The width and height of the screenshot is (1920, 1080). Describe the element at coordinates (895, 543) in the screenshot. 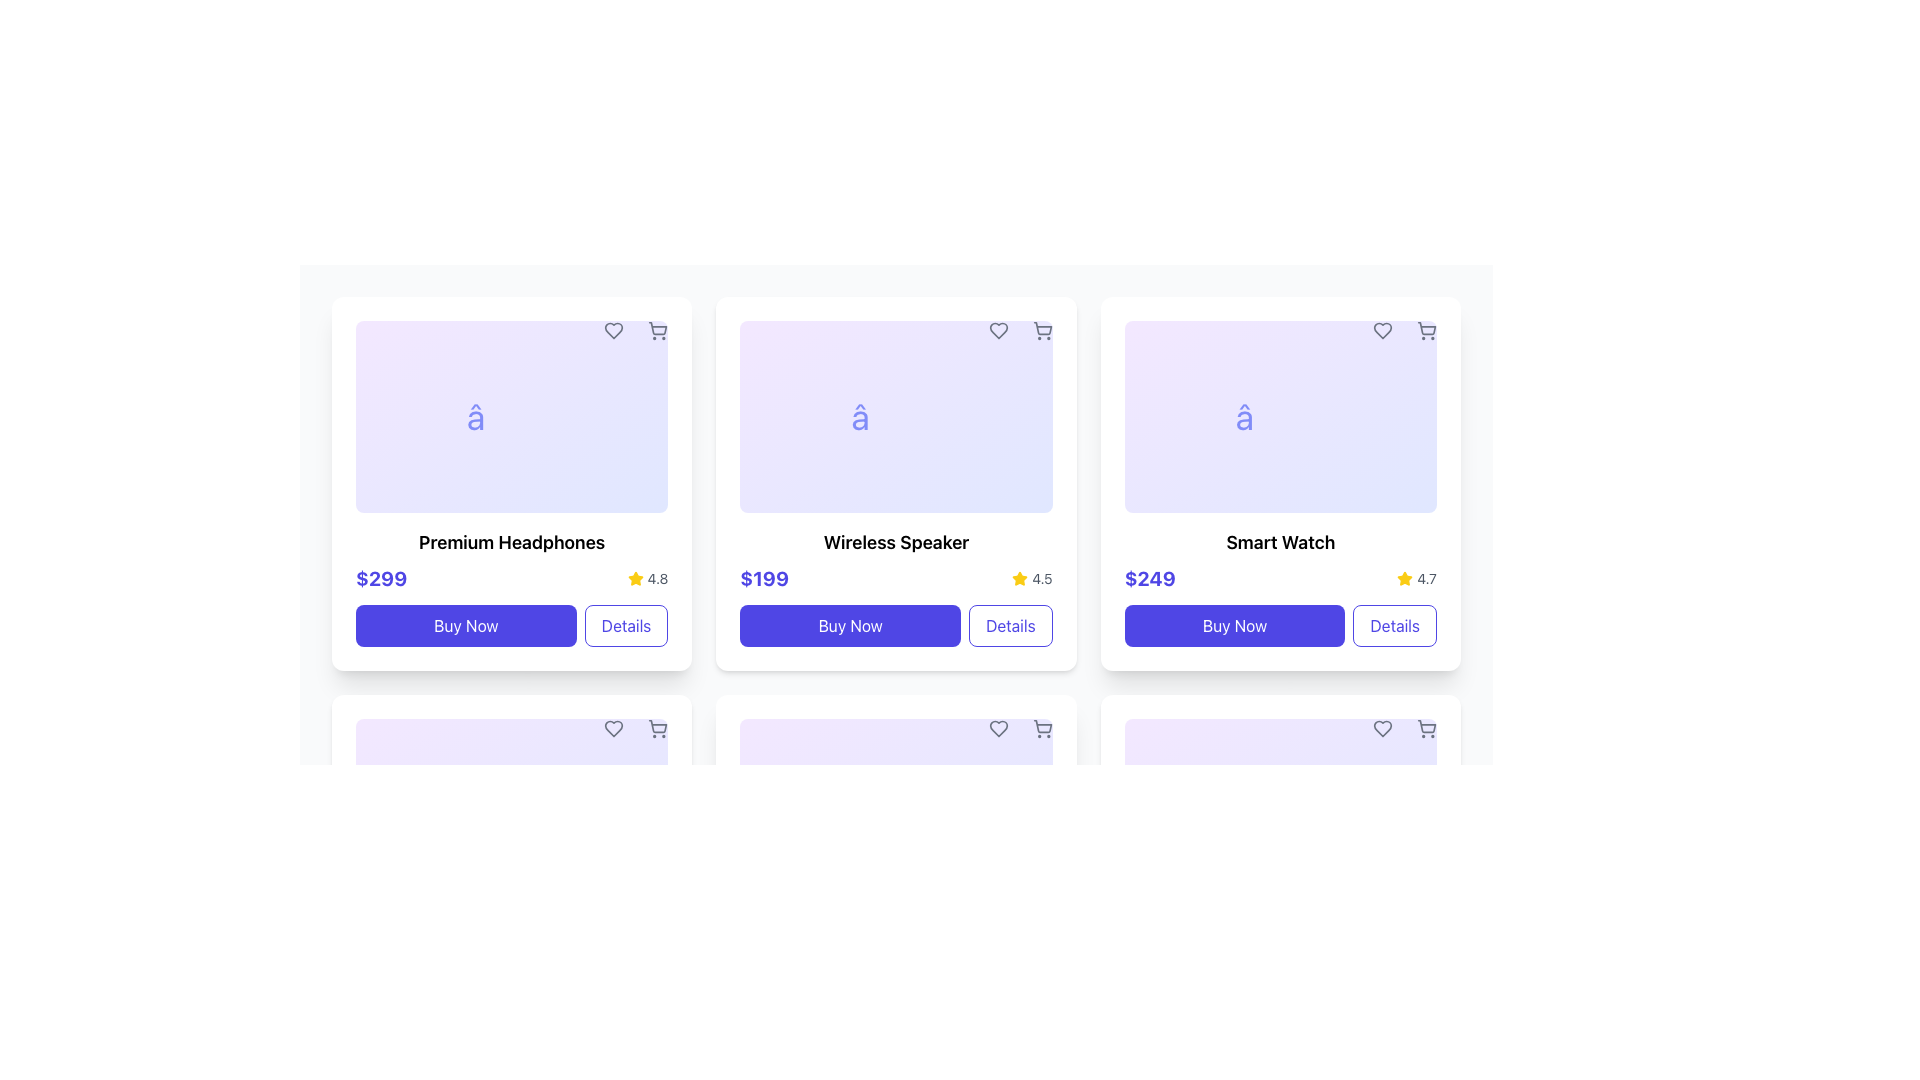

I see `text label that serves as the title or name of the product displayed in the second card, located centrally beneath the image placeholder and above the price label and action buttons` at that location.